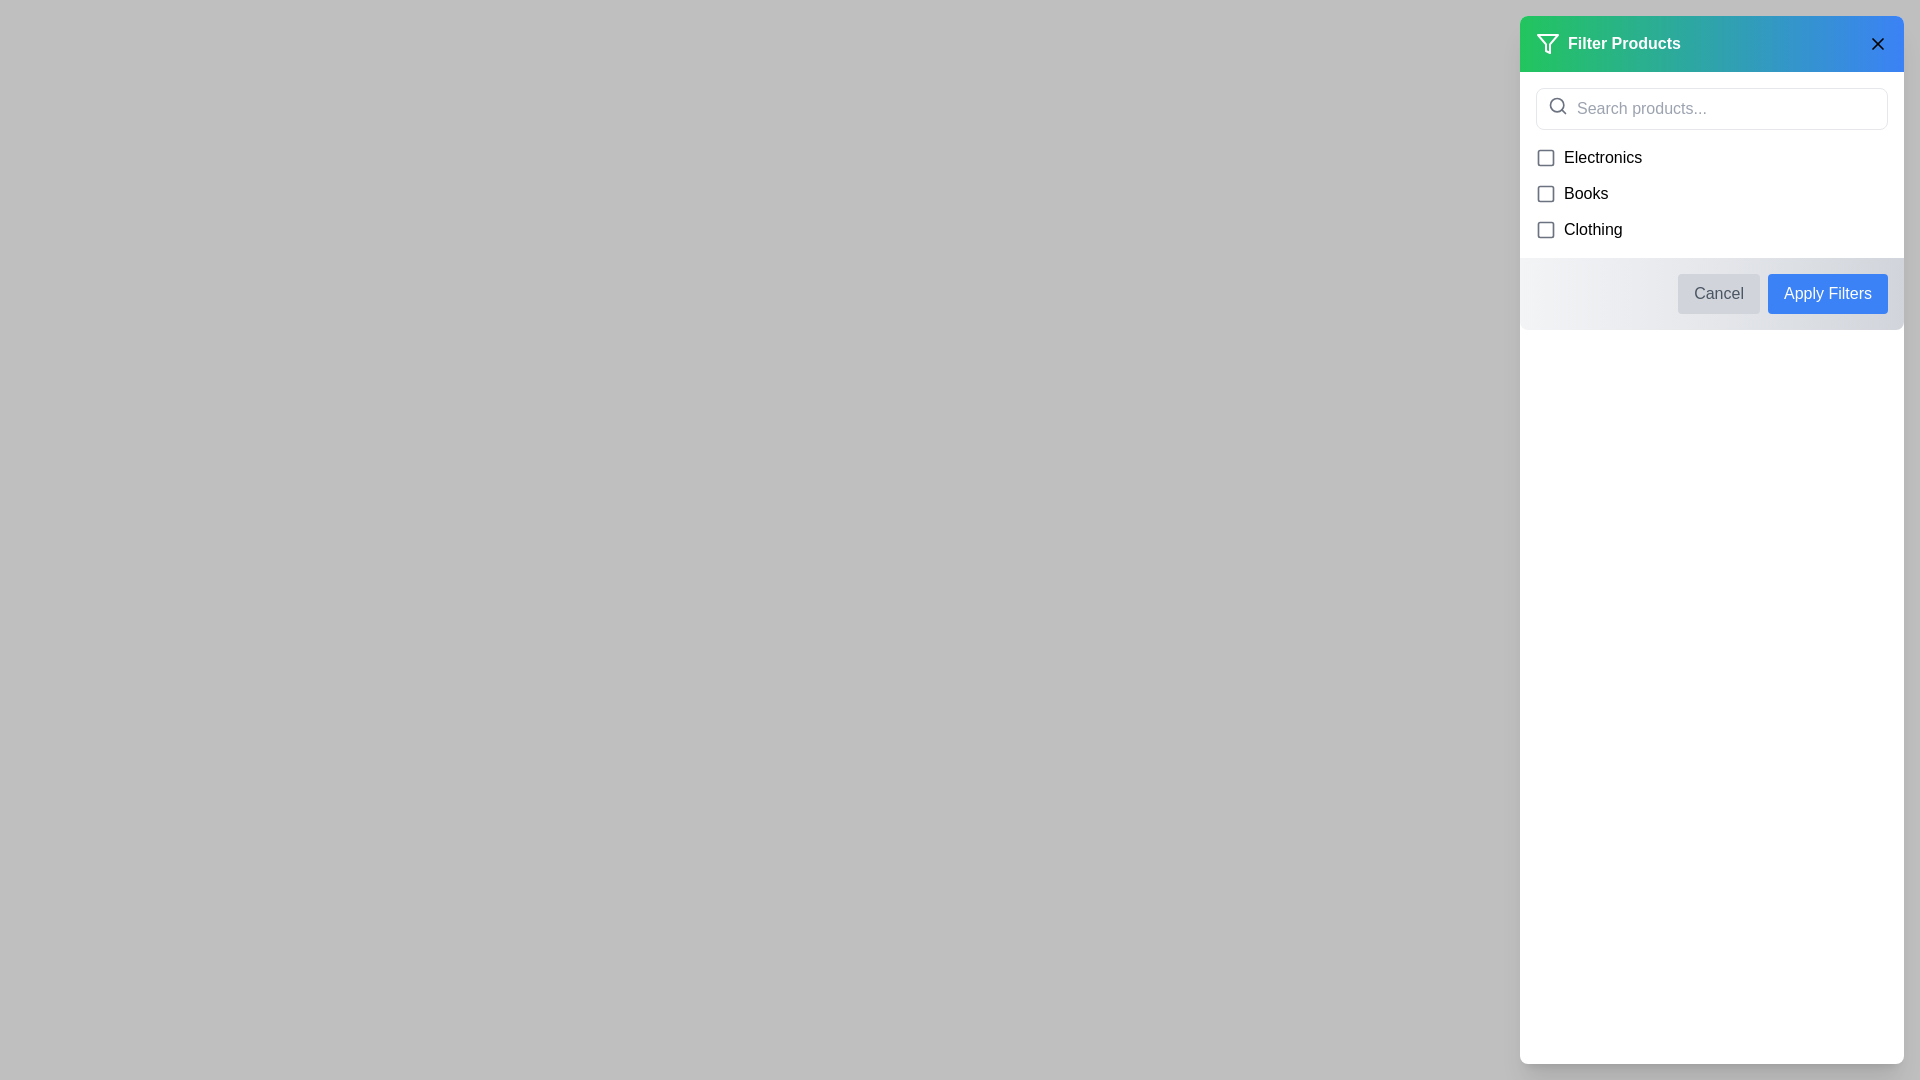  What do you see at coordinates (1711, 164) in the screenshot?
I see `the checkbox next to the 'Electronics' item in the Filter list with checkboxes` at bounding box center [1711, 164].